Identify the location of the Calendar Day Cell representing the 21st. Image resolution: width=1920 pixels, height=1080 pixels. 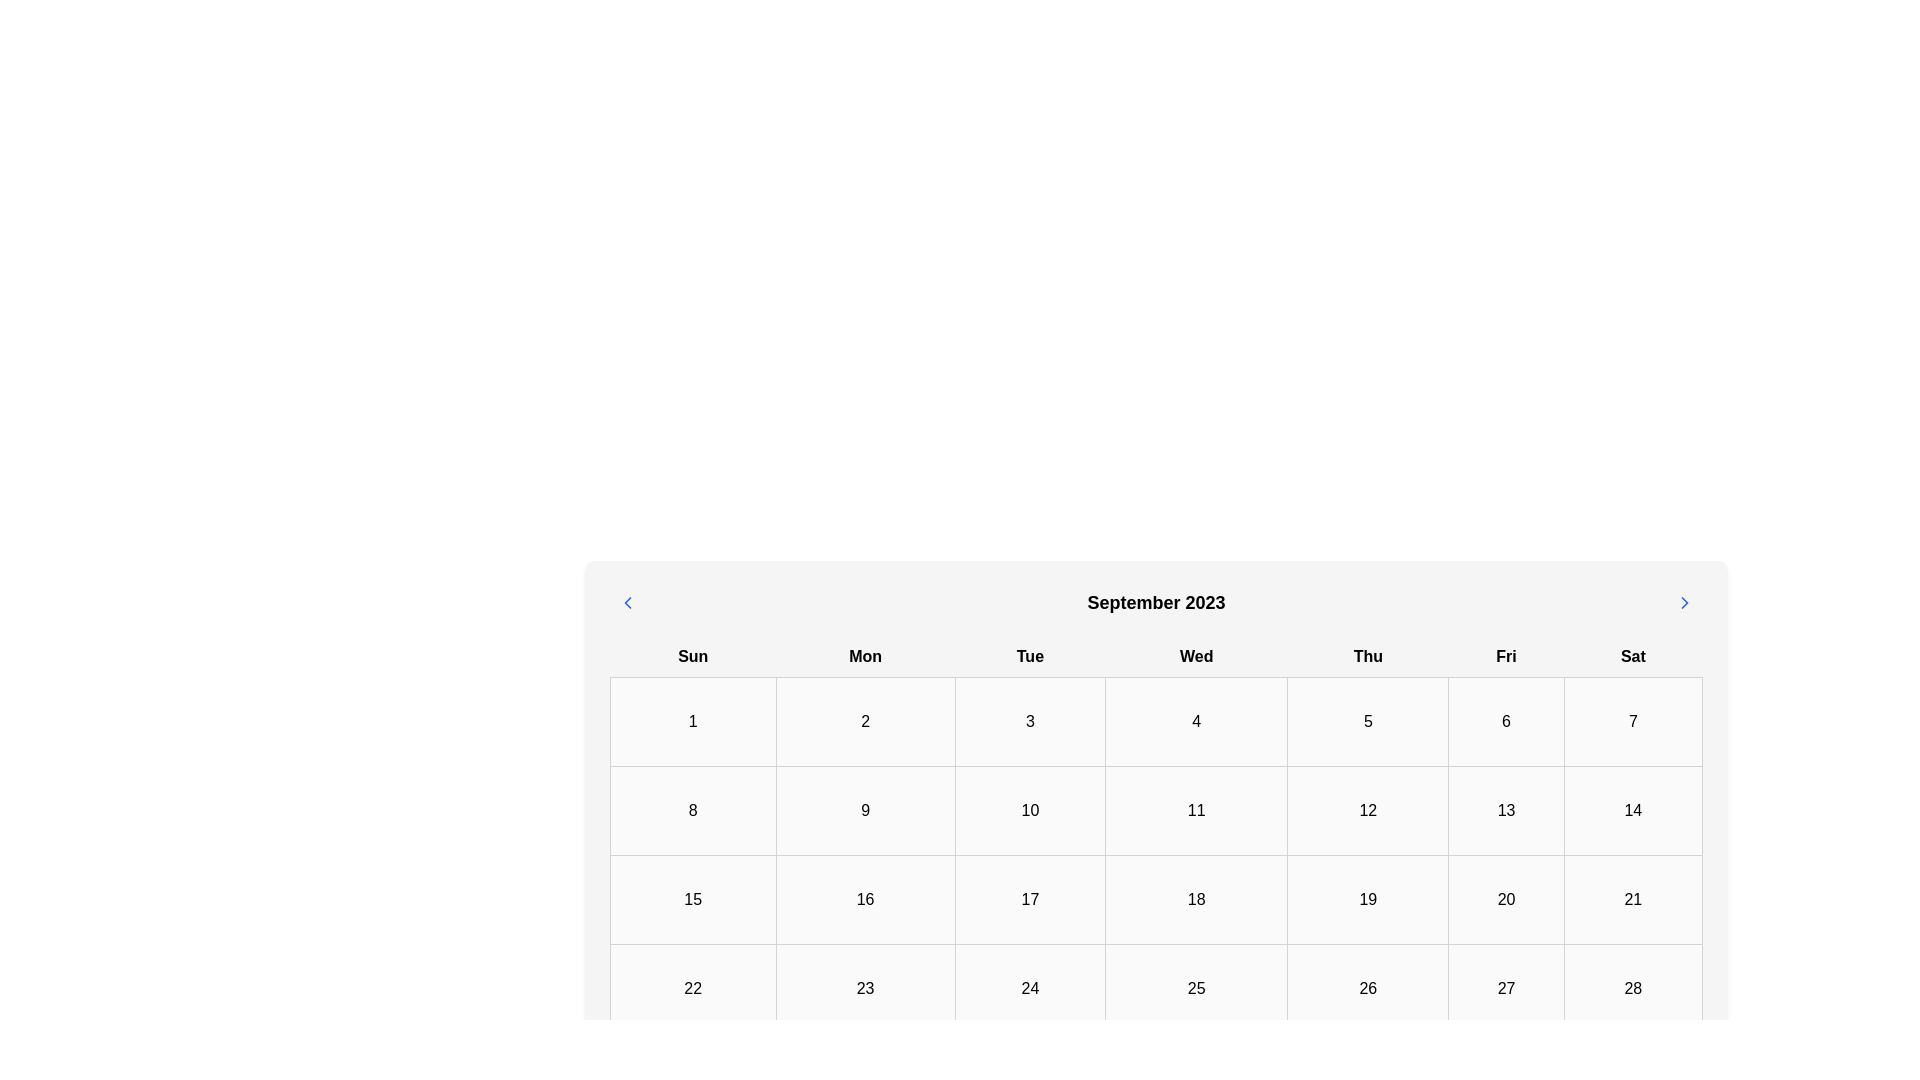
(1633, 898).